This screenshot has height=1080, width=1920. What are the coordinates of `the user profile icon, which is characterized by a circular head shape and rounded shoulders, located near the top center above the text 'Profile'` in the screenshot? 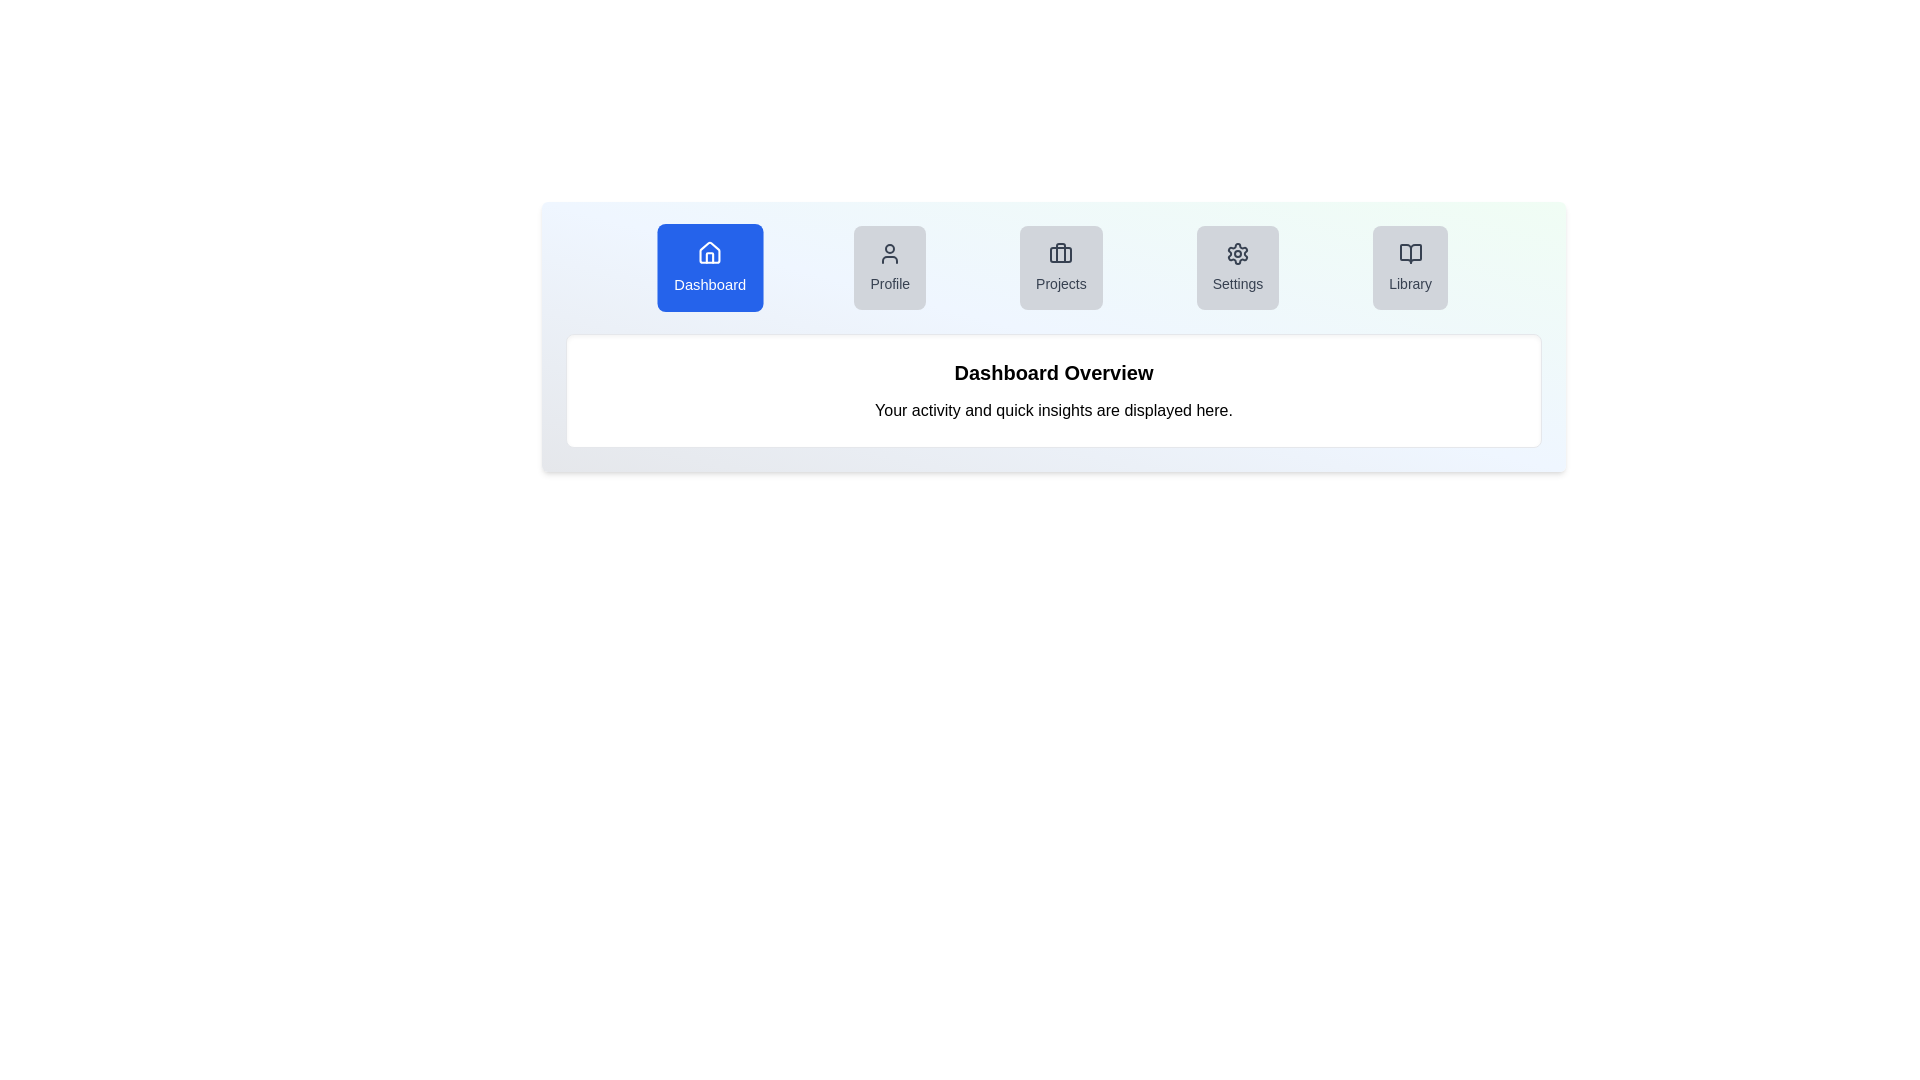 It's located at (889, 253).